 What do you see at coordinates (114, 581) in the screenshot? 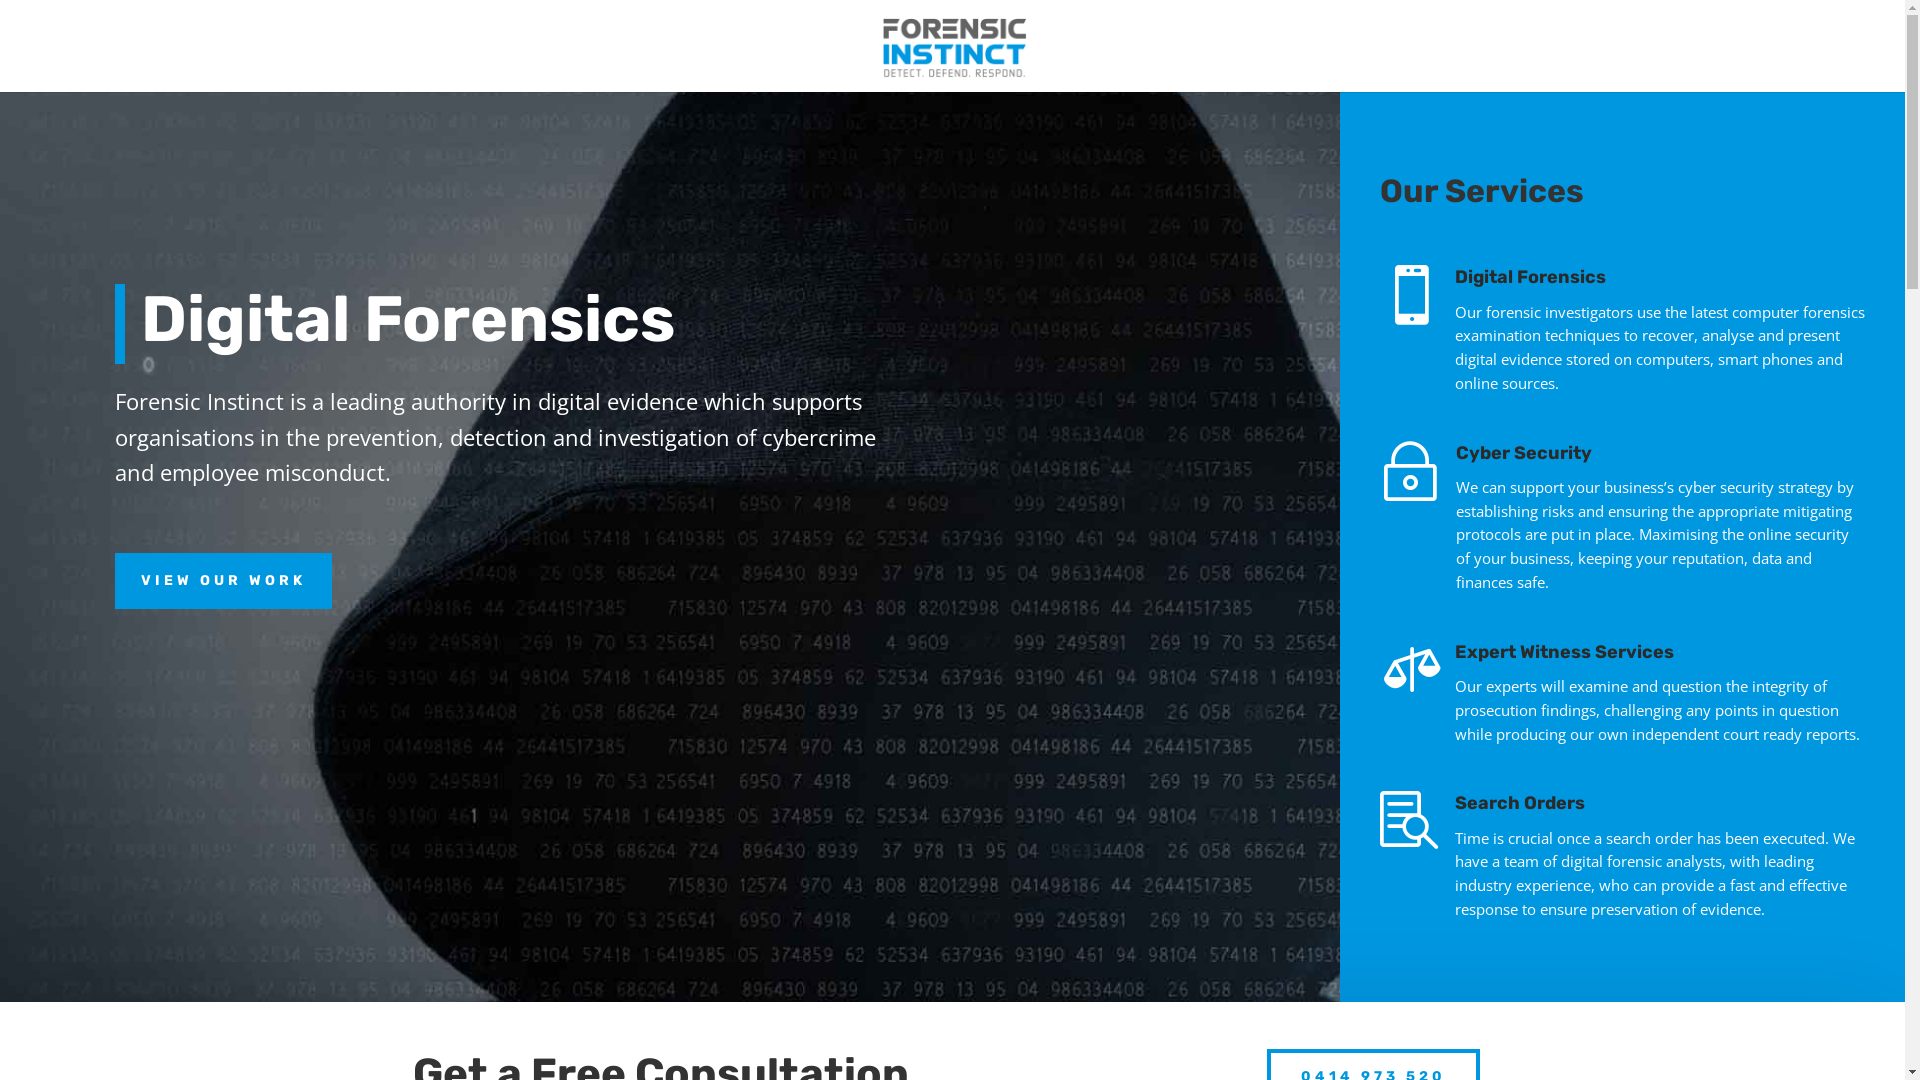
I see `'VIEW OUR WORK'` at bounding box center [114, 581].